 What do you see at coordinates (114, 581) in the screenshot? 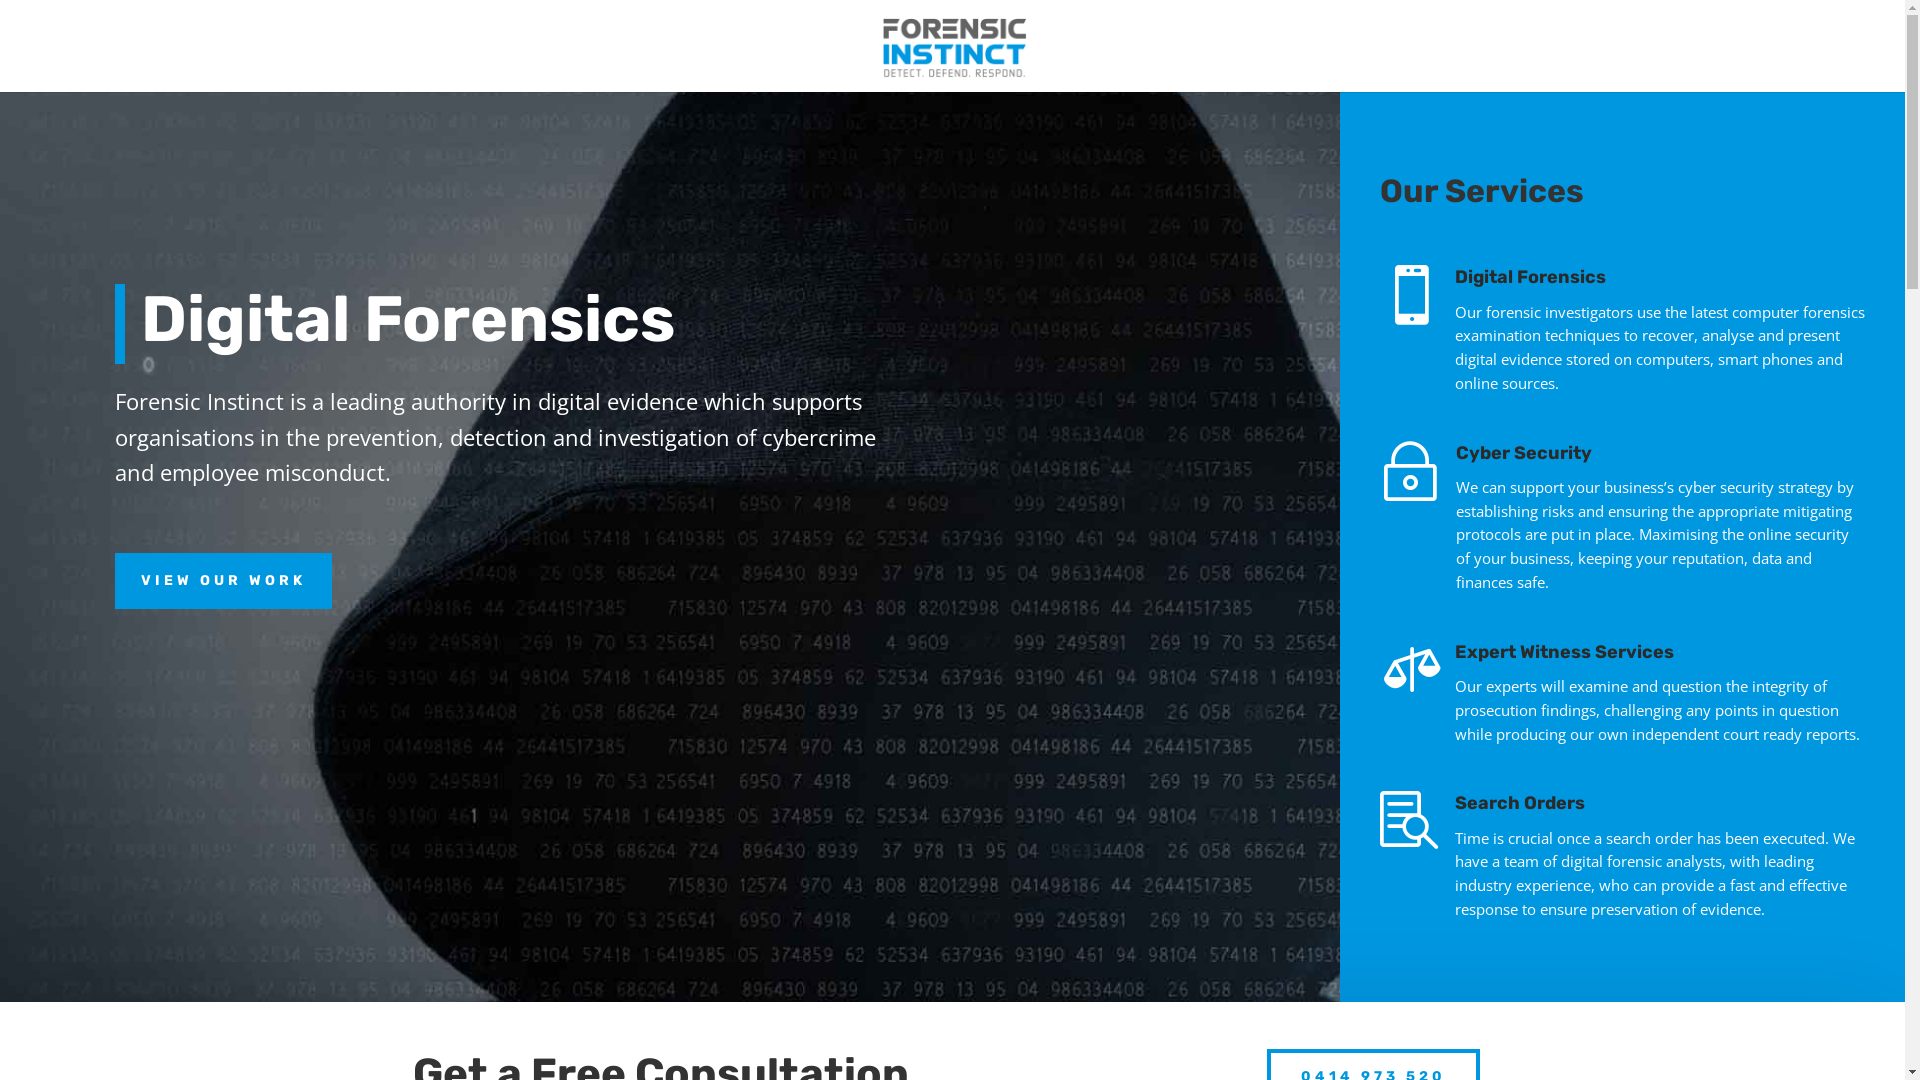
I see `'VIEW OUR WORK'` at bounding box center [114, 581].